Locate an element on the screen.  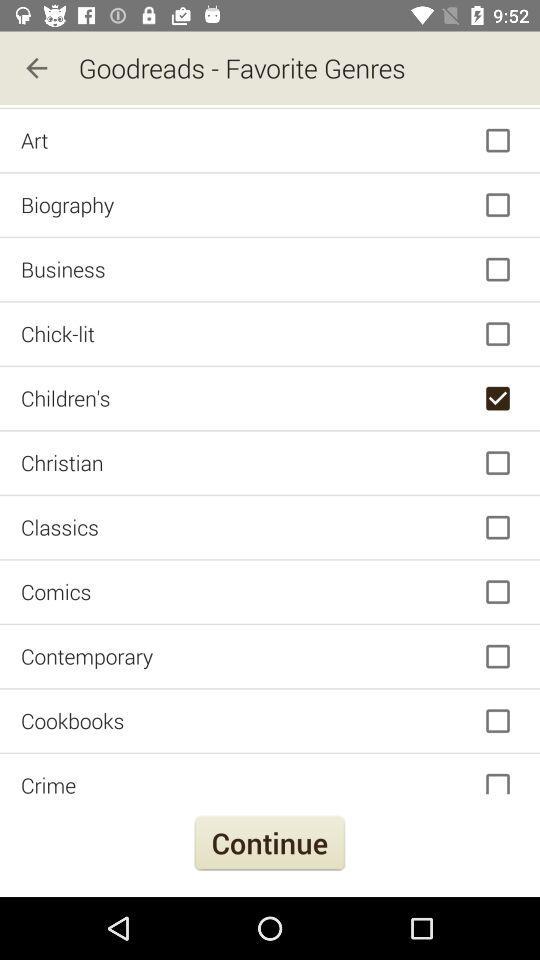
the item below comics is located at coordinates (270, 655).